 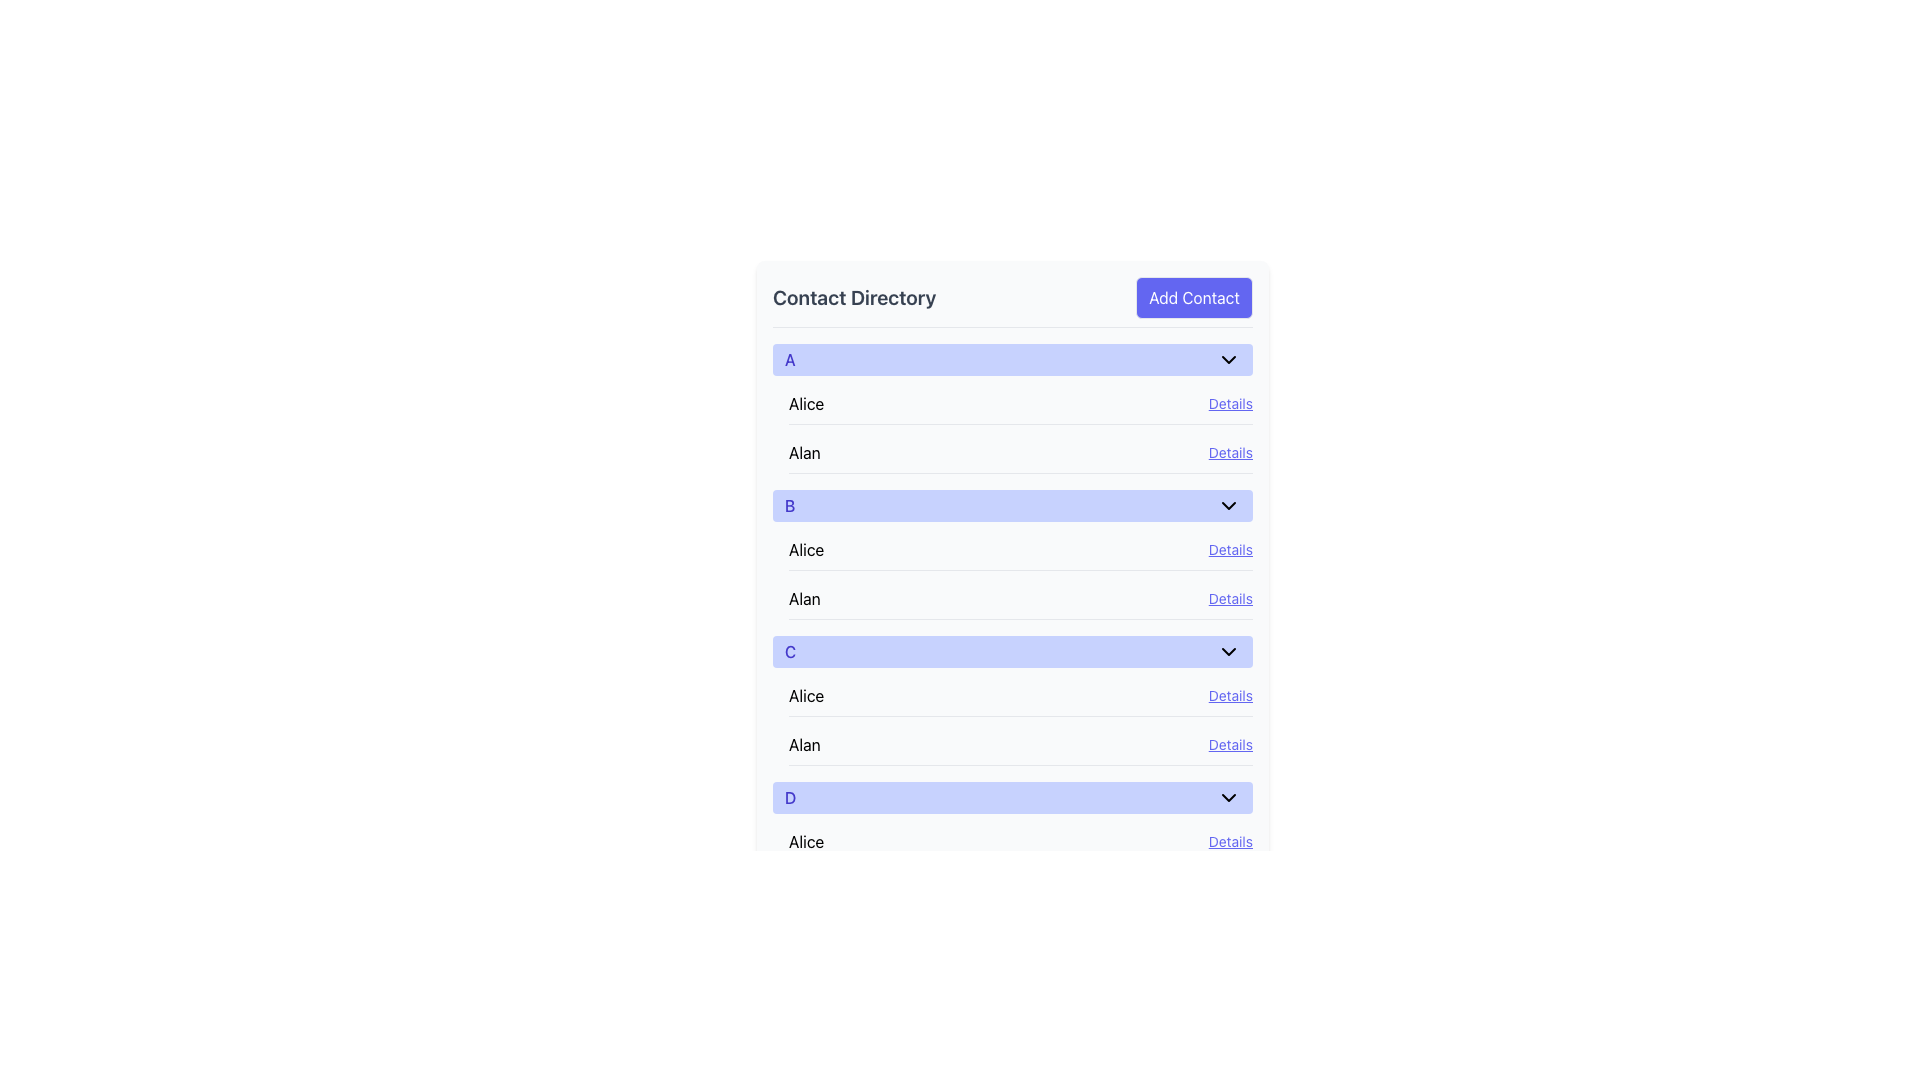 What do you see at coordinates (1227, 651) in the screenshot?
I see `the toggle icon located at the right end of the blue header labeled 'C' in the third section` at bounding box center [1227, 651].